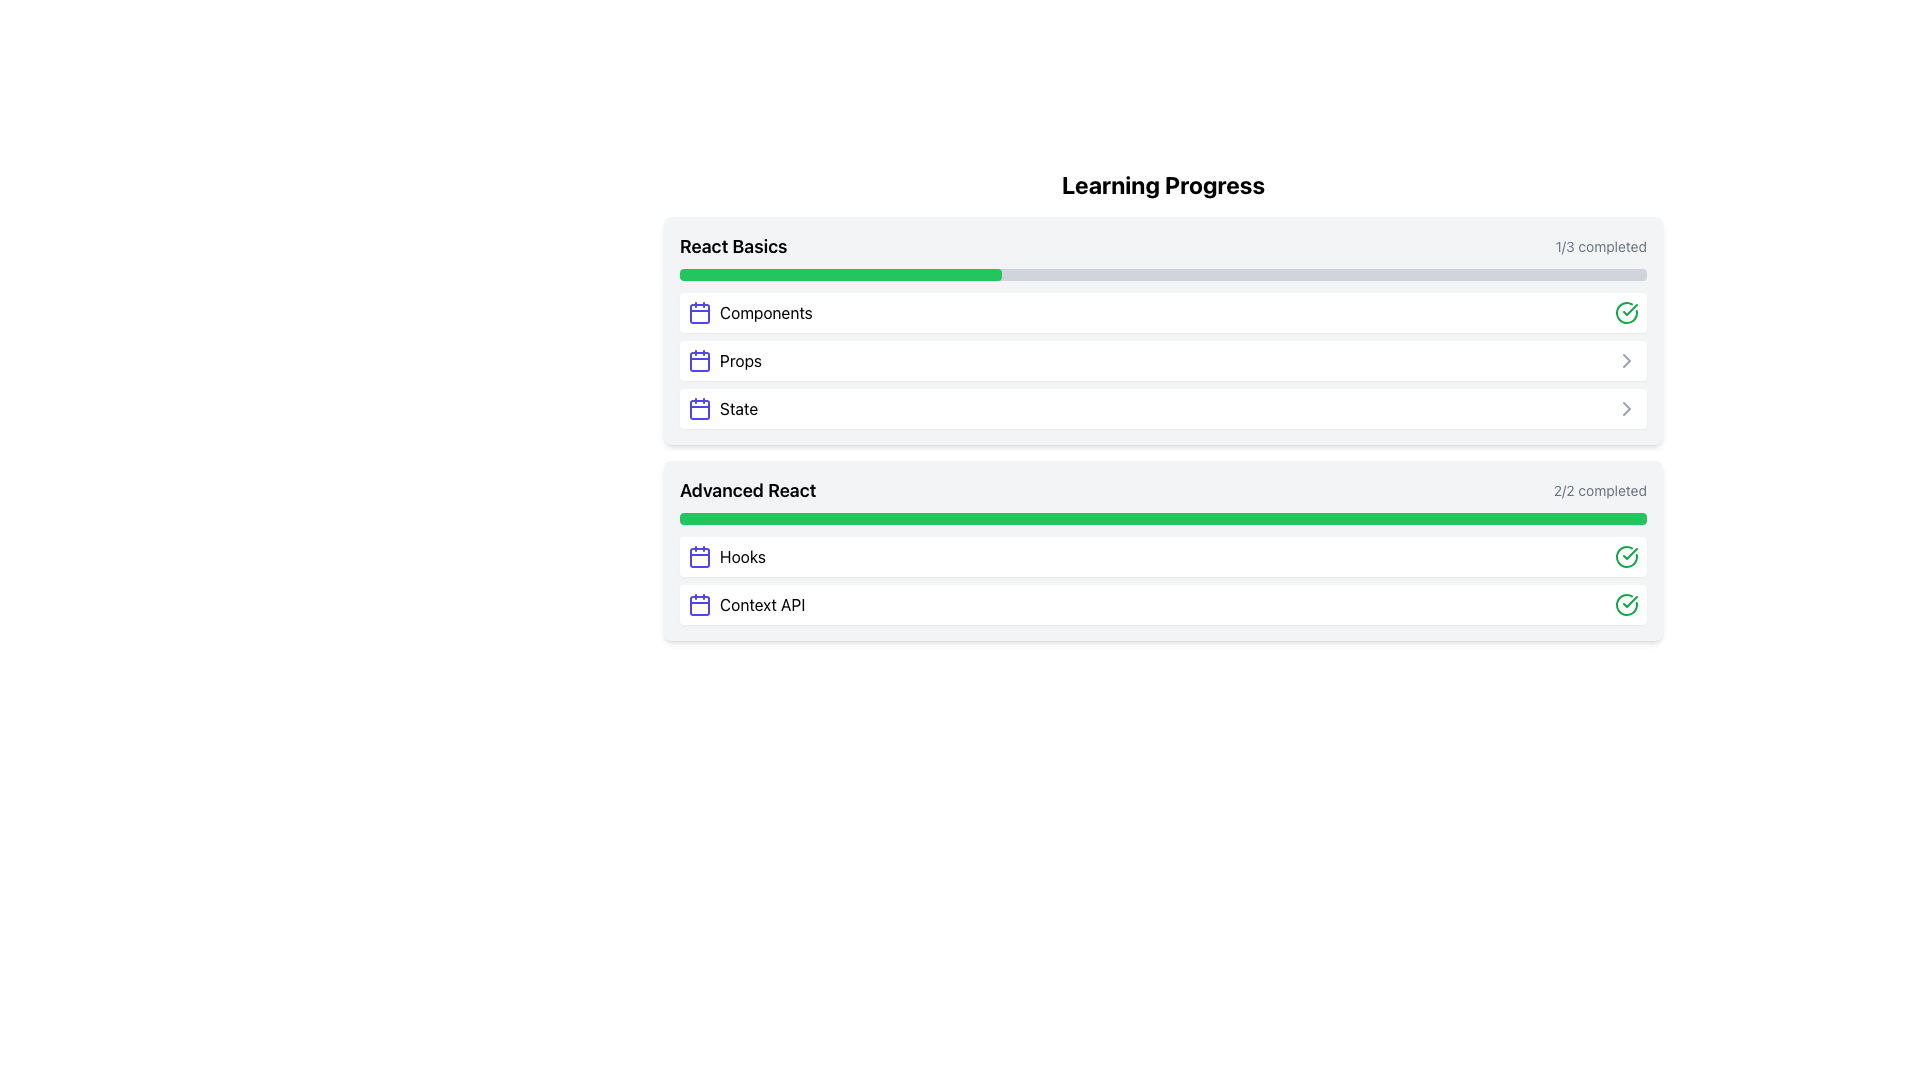 The image size is (1920, 1080). What do you see at coordinates (700, 361) in the screenshot?
I see `calendar icon with a white background and indigo outline, located inside the 'Props' label of the 'React Basics' section, by clicking on it` at bounding box center [700, 361].